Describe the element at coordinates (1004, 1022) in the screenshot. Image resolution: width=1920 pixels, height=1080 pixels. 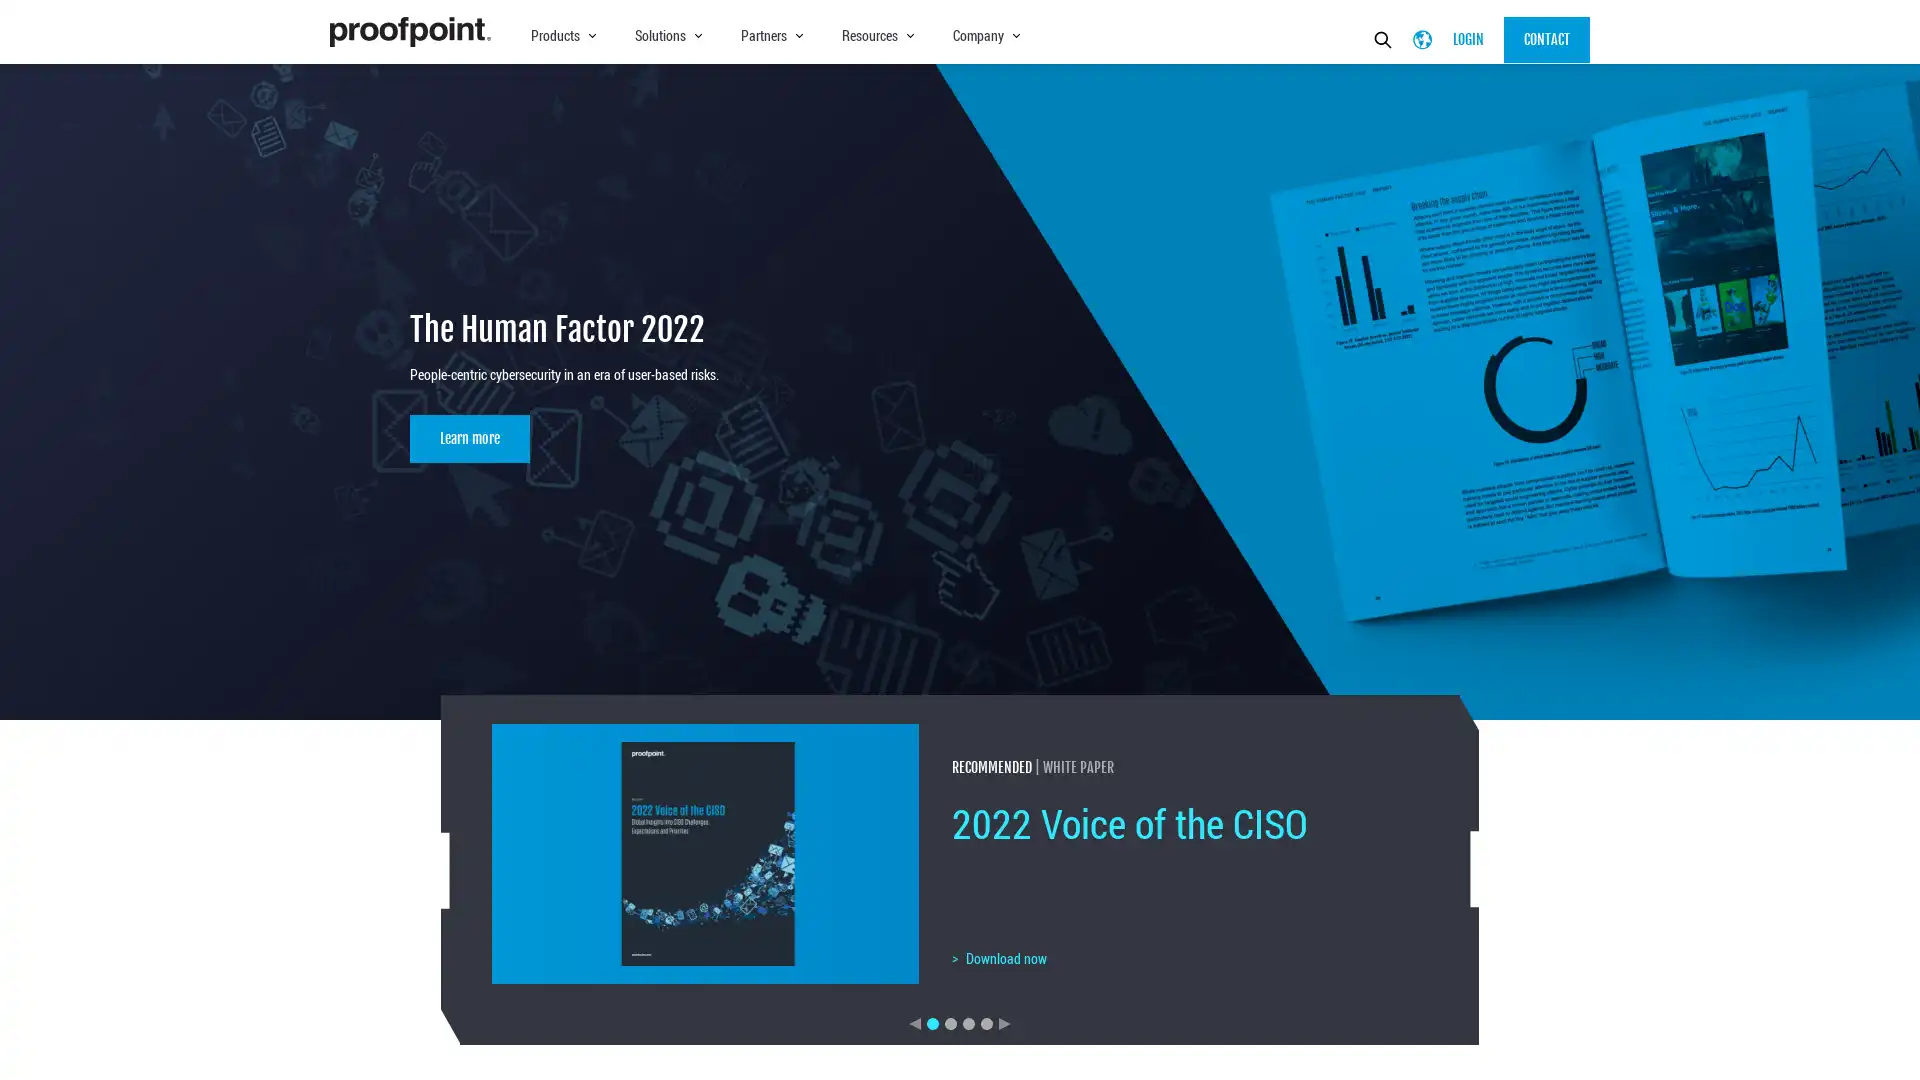
I see `Next` at that location.